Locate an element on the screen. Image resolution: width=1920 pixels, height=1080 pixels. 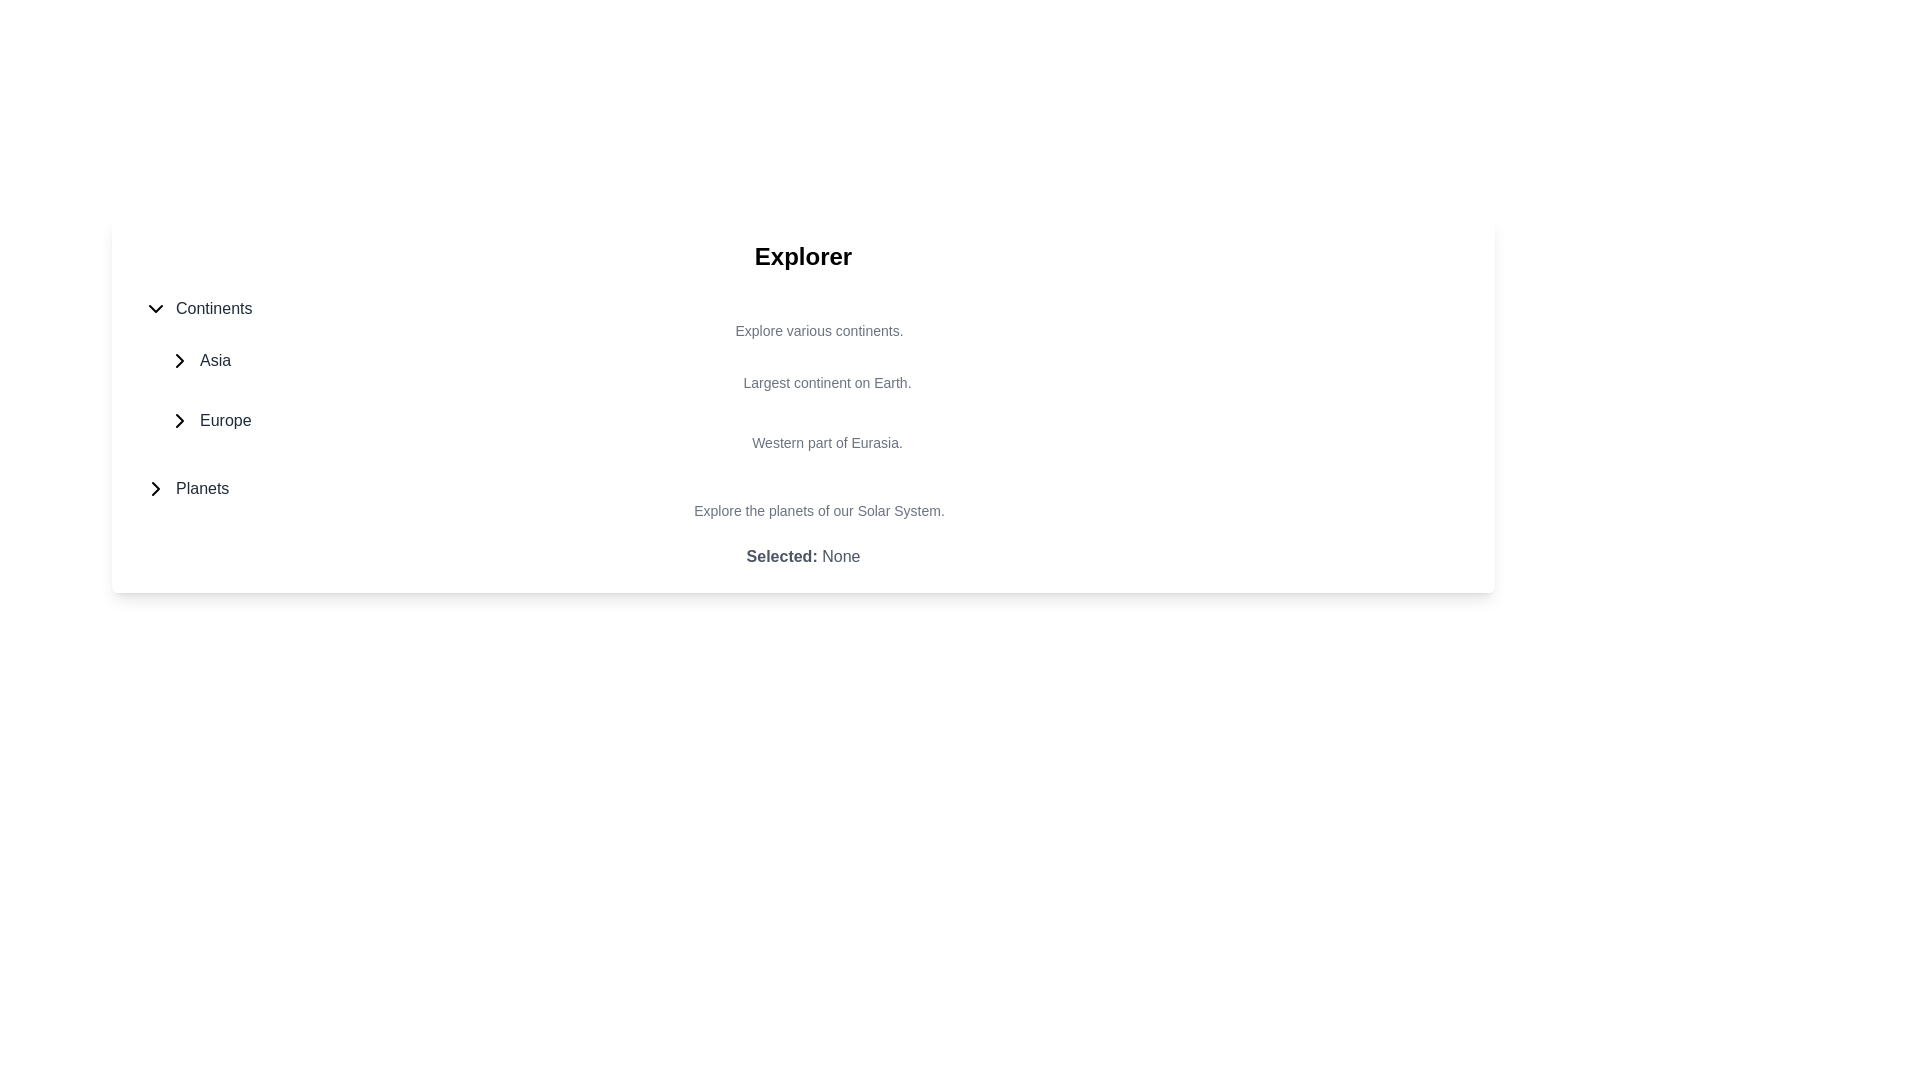
the static text label that provides additional context about the 'Planets' section, positioned directly below the heading 'Planets' and aligned to the left margin is located at coordinates (803, 509).